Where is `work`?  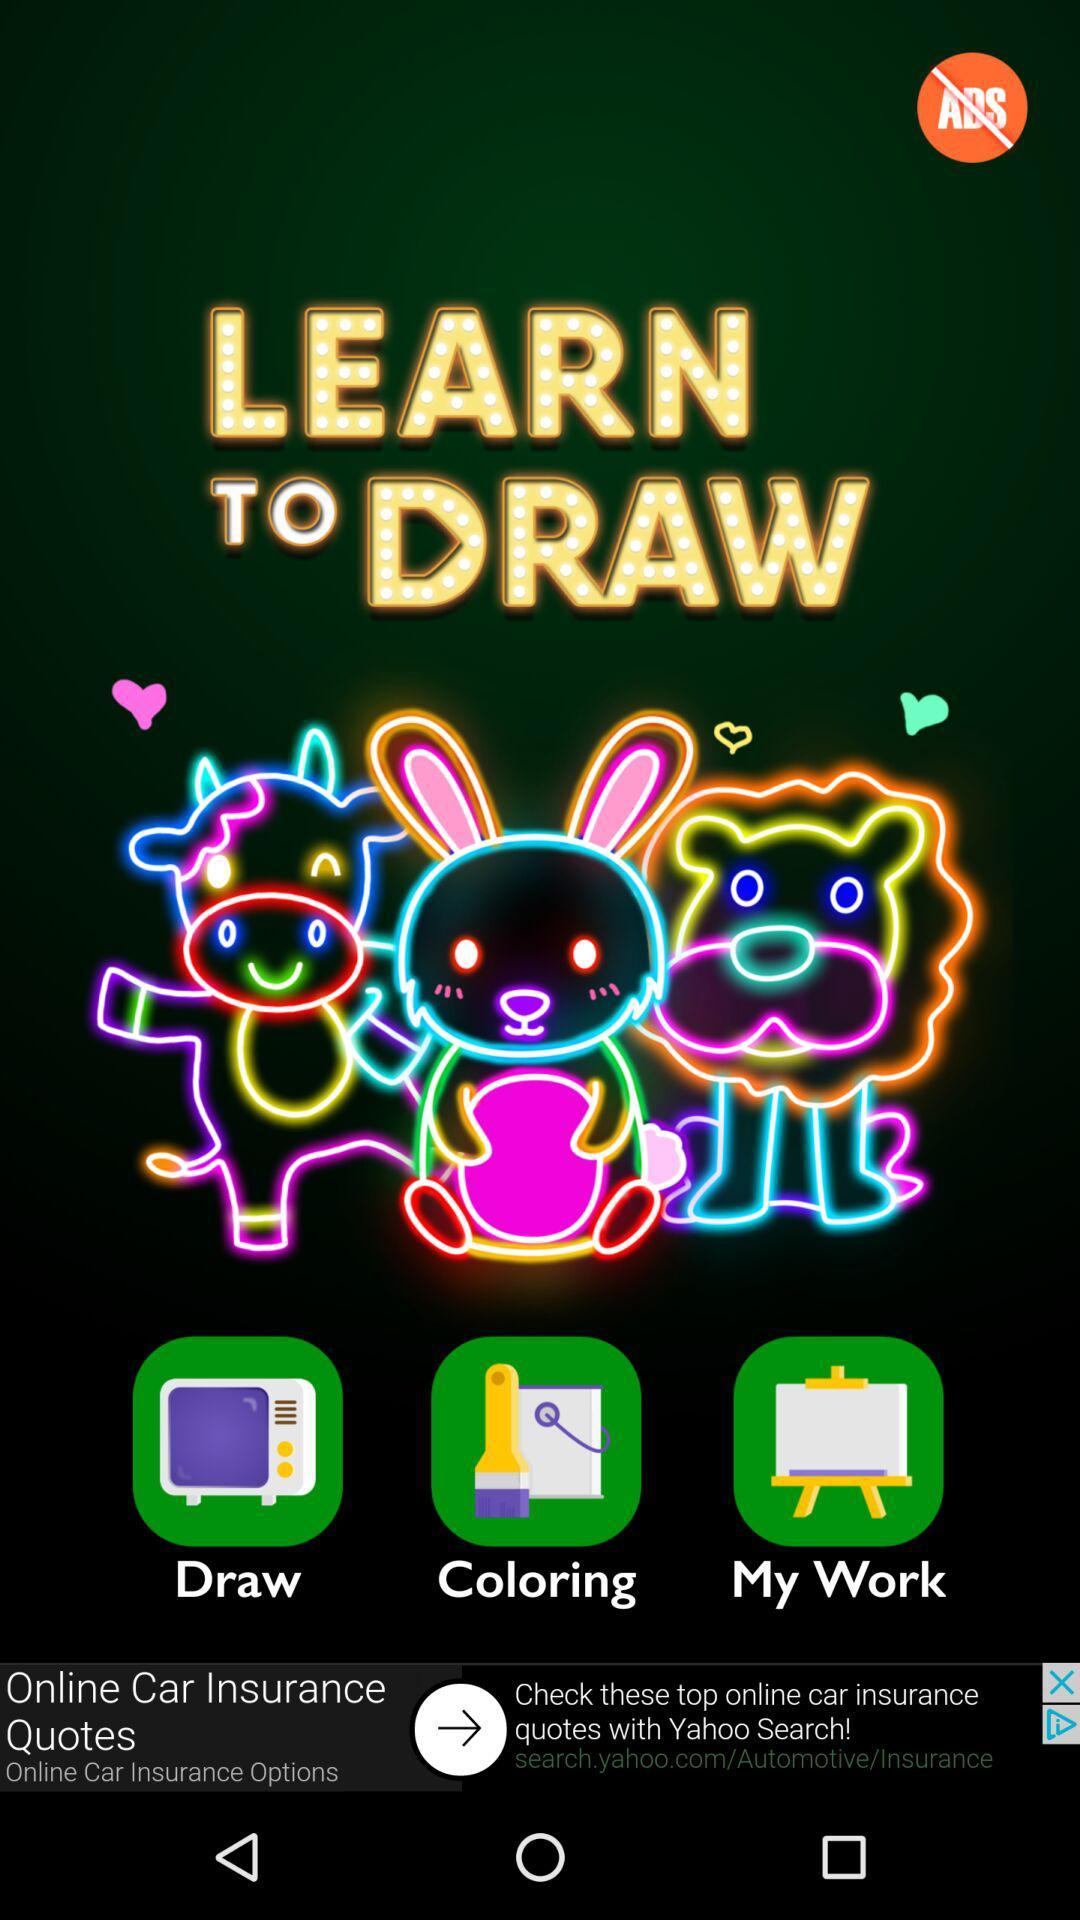
work is located at coordinates (838, 1441).